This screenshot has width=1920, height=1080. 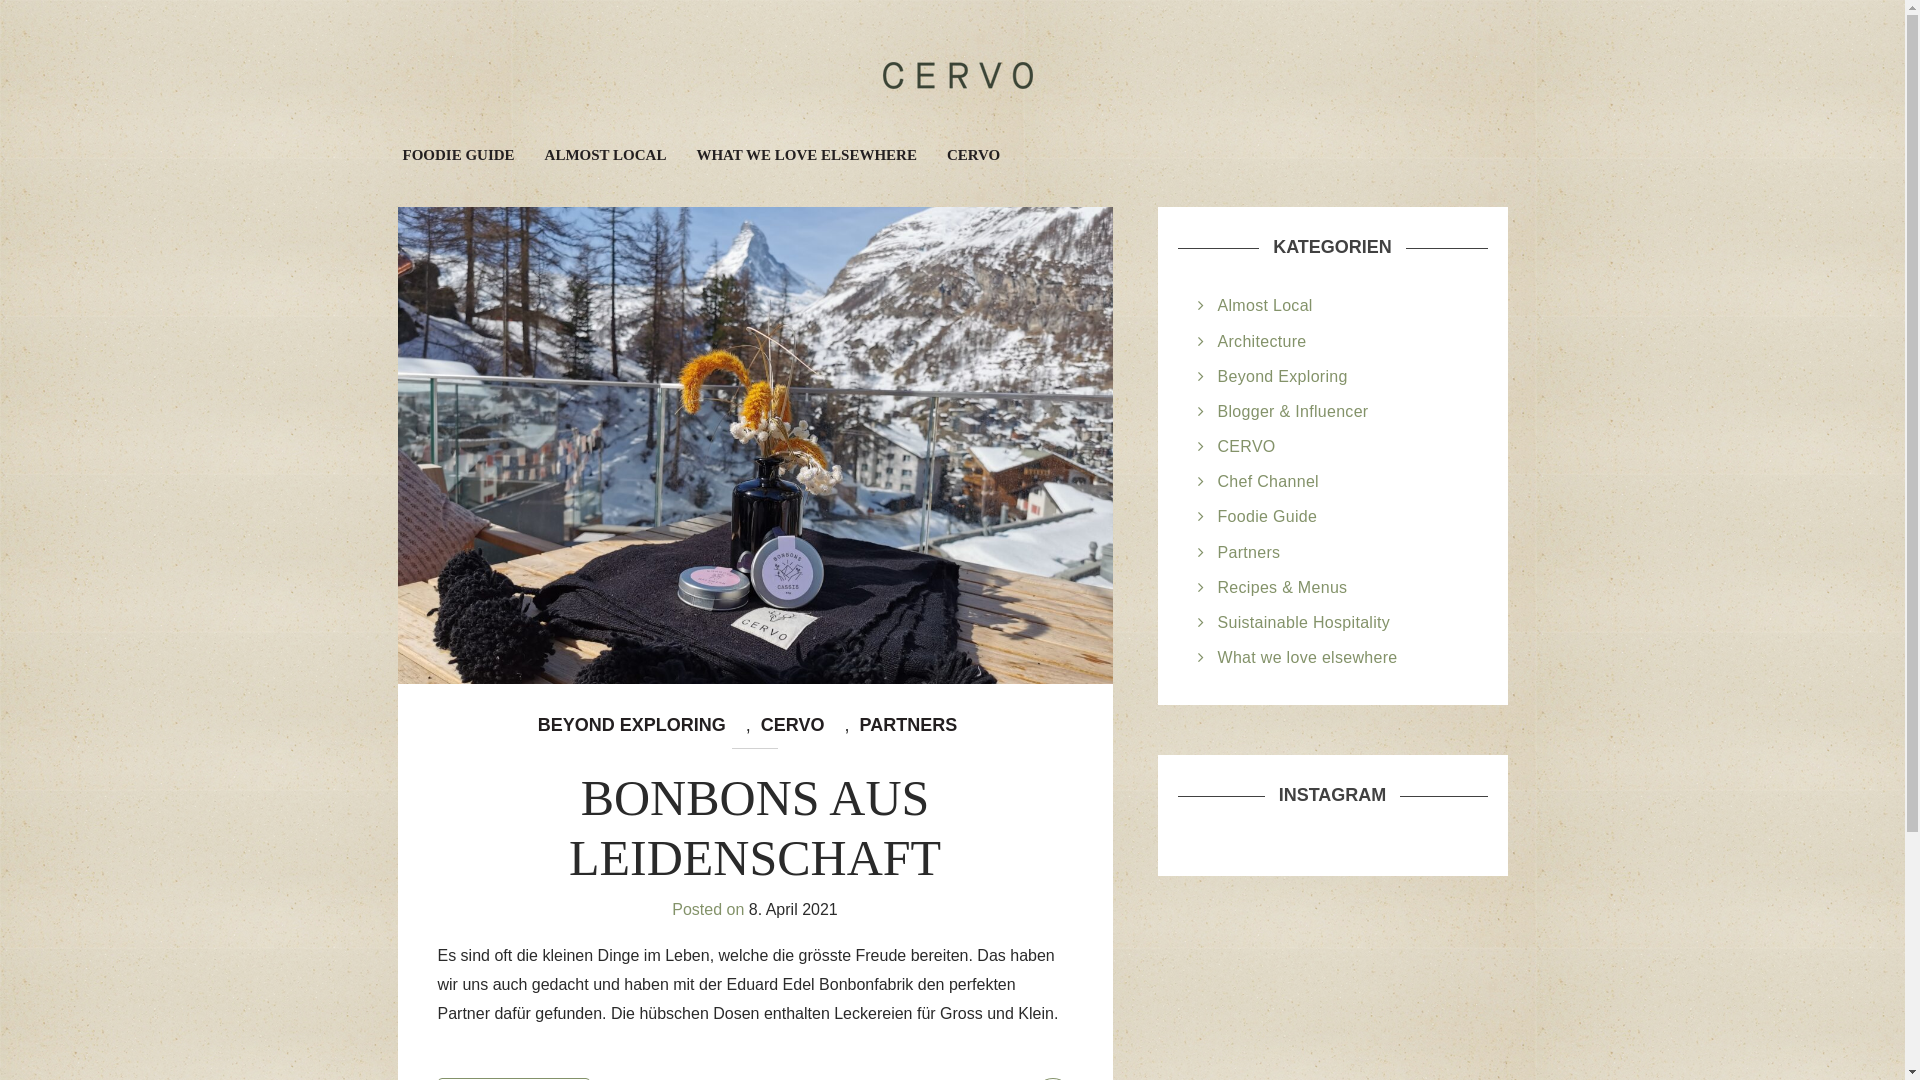 What do you see at coordinates (631, 725) in the screenshot?
I see `'BEYOND EXPLORING'` at bounding box center [631, 725].